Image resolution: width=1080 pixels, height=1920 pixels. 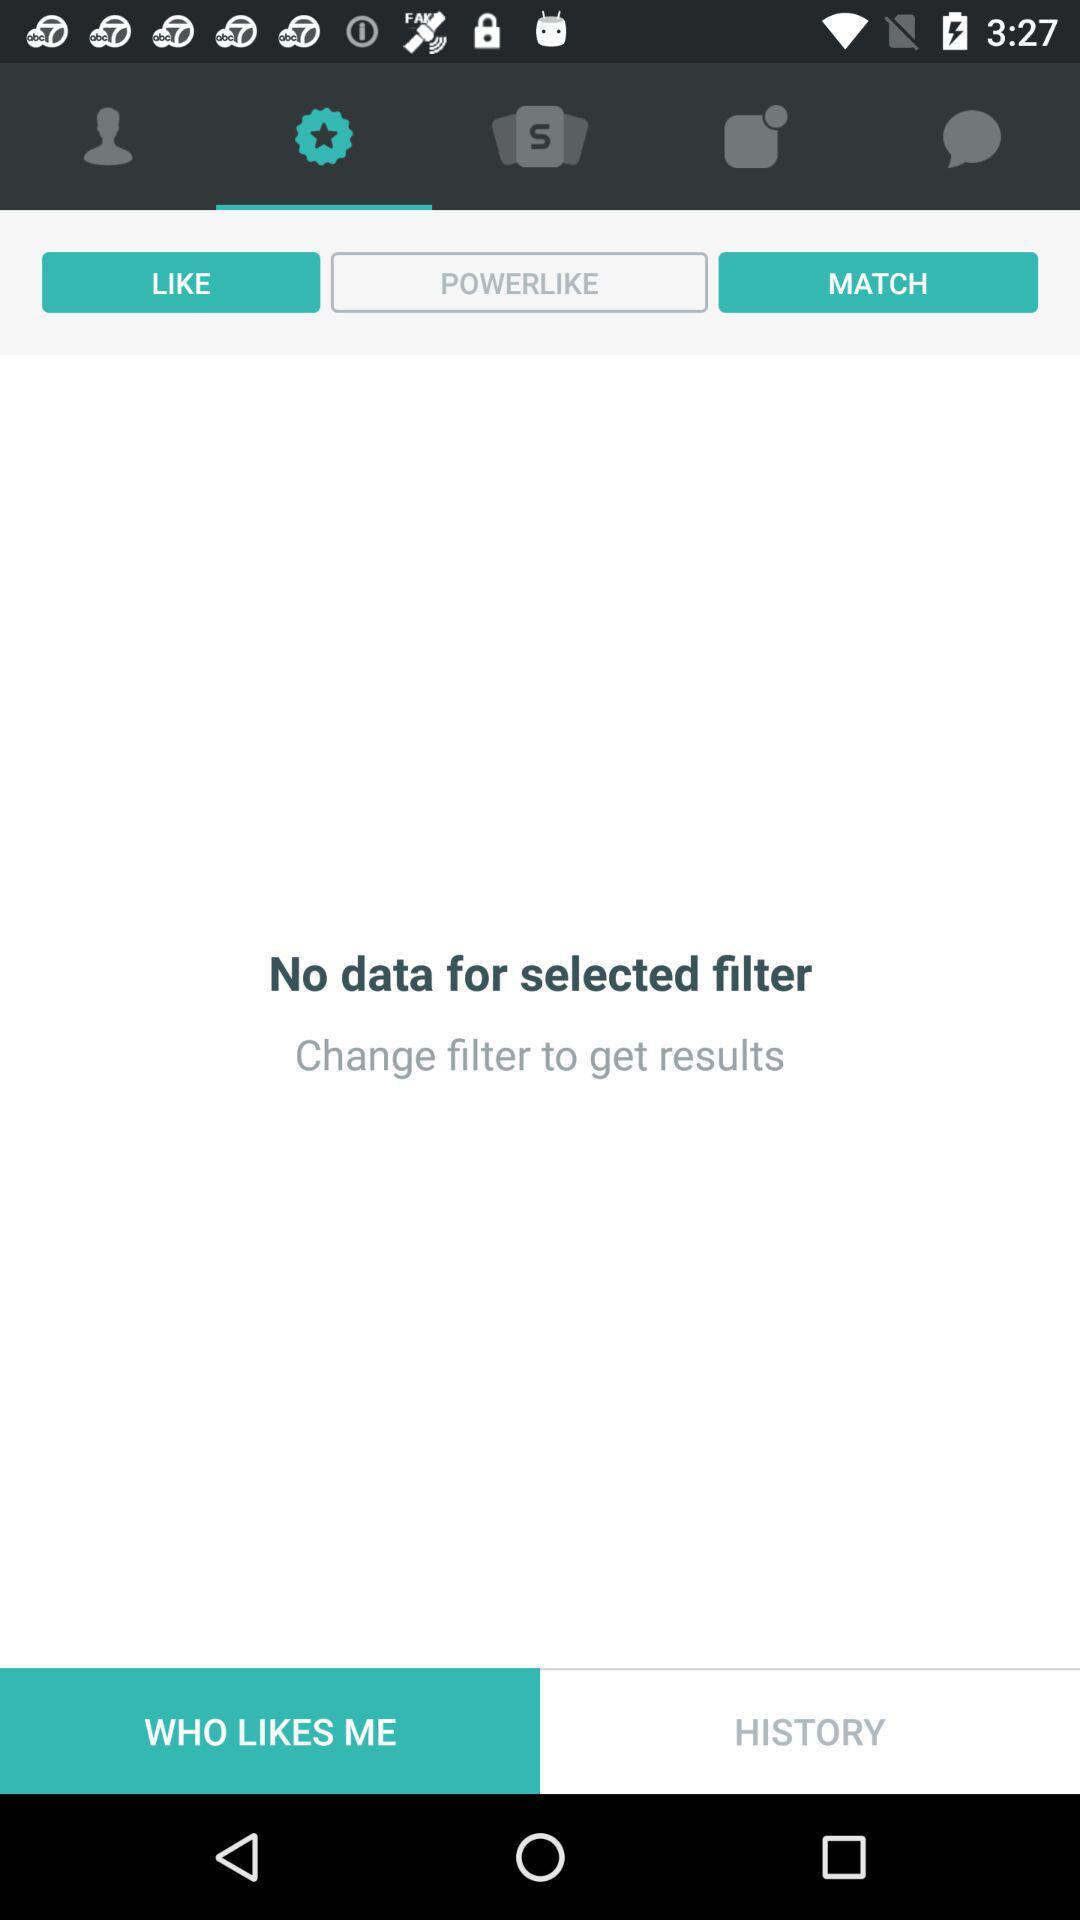 What do you see at coordinates (810, 1730) in the screenshot?
I see `icon at the bottom right corner` at bounding box center [810, 1730].